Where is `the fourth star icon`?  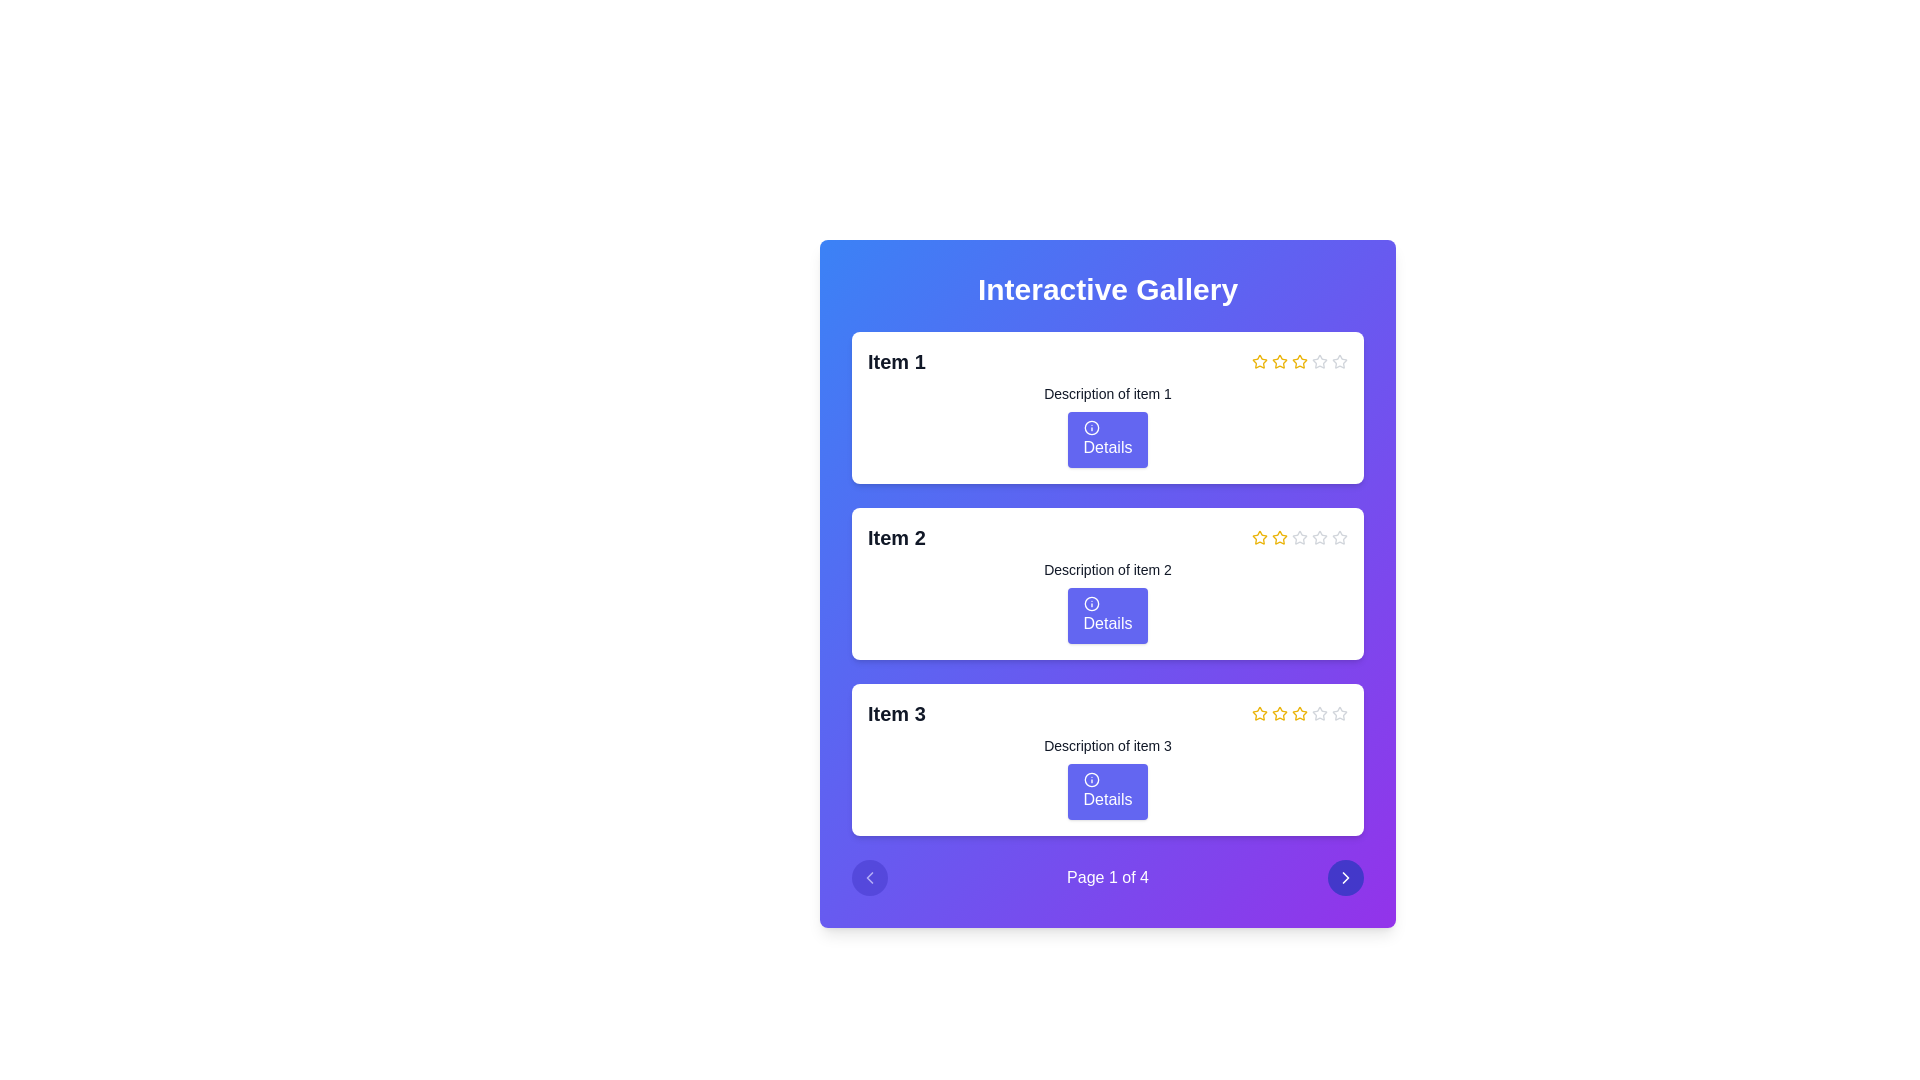 the fourth star icon is located at coordinates (1300, 362).